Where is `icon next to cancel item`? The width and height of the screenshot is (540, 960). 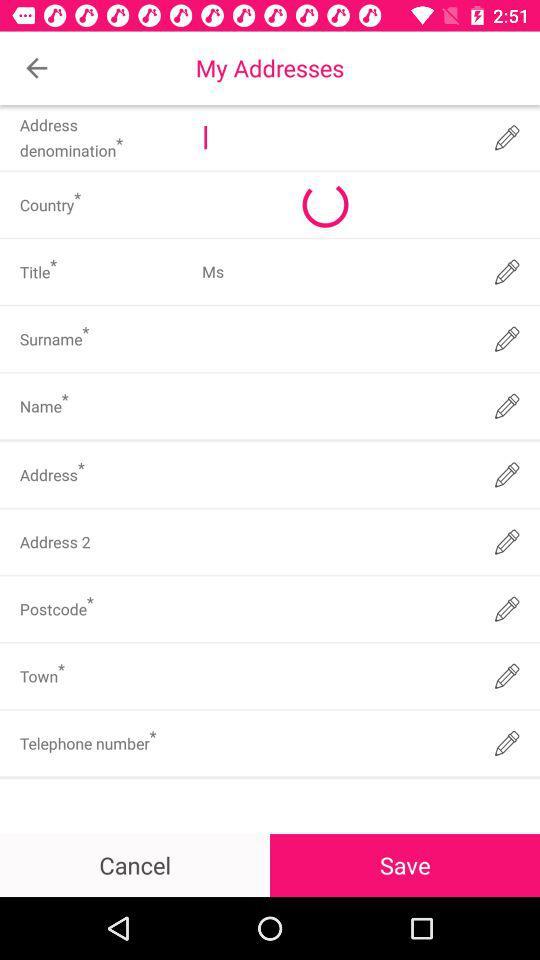
icon next to cancel item is located at coordinates (405, 864).